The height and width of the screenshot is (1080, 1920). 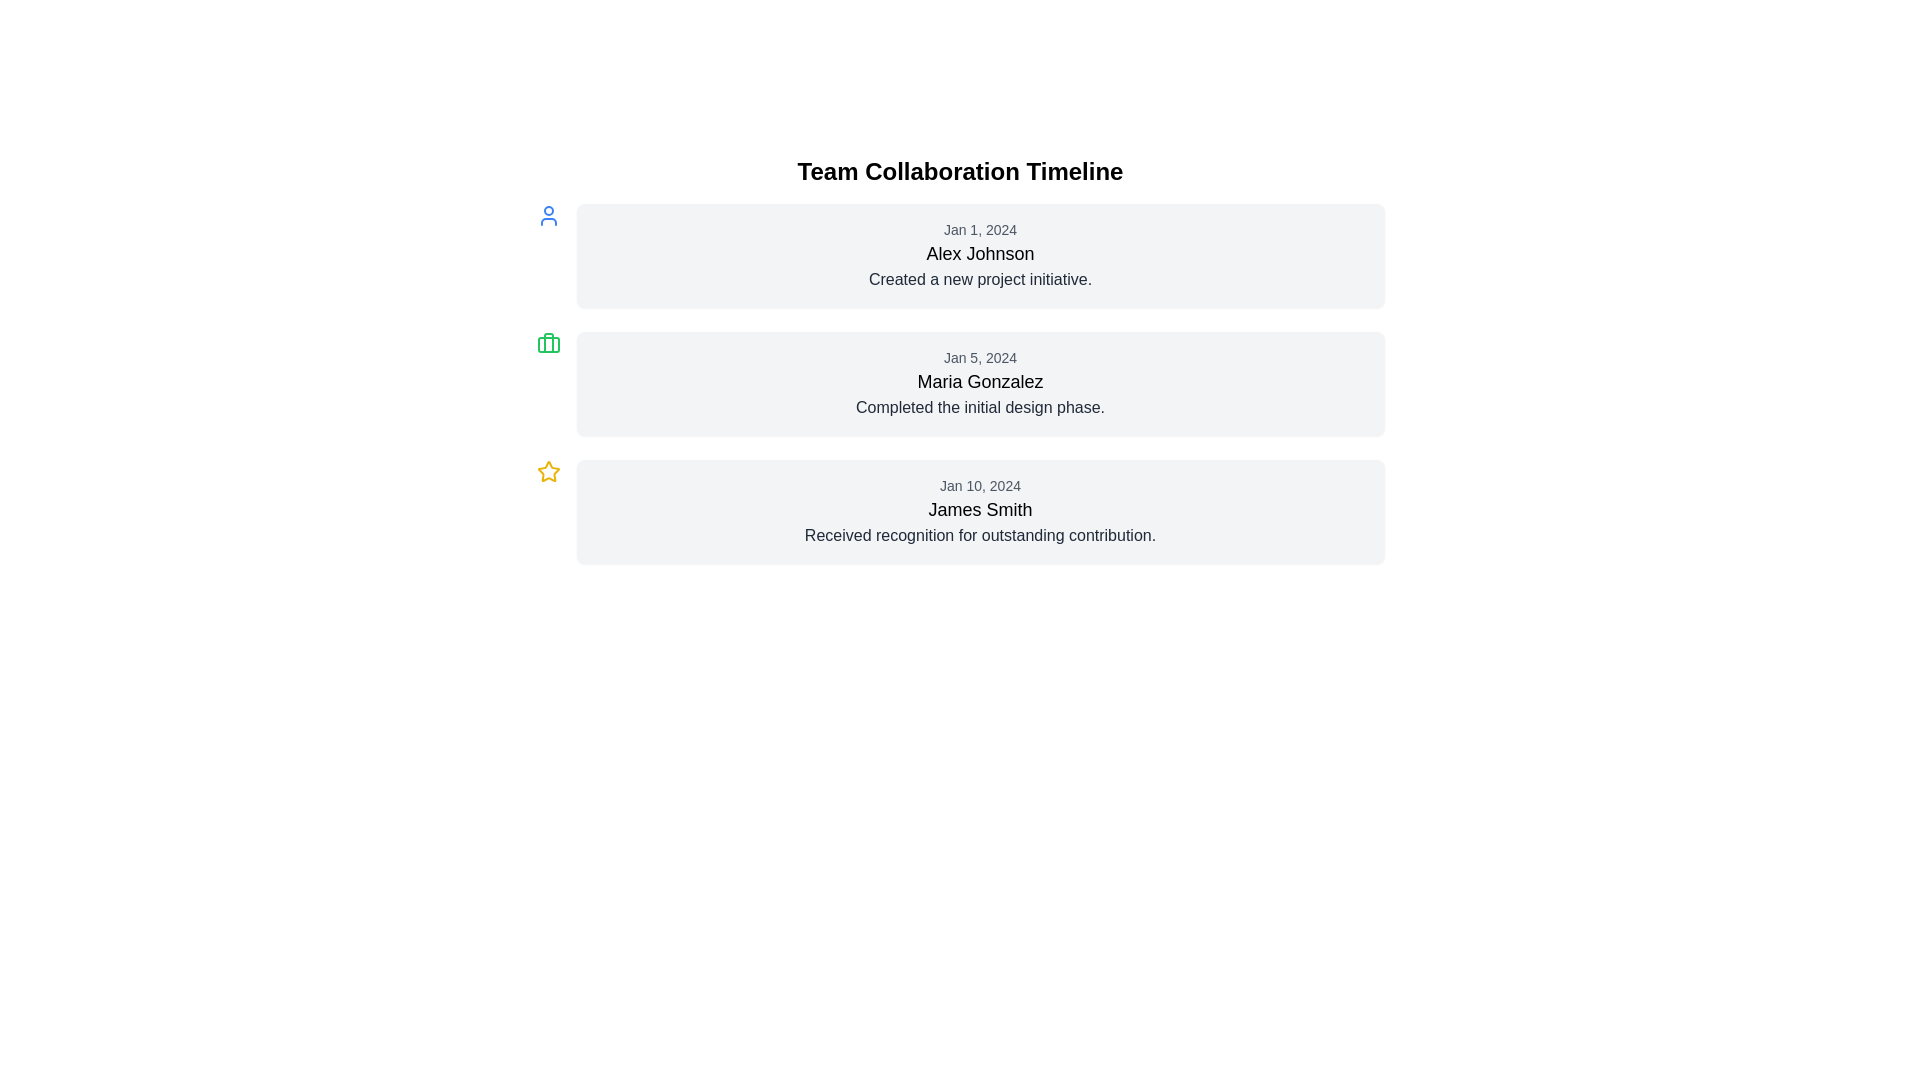 I want to click on the second timeline entry to edit the event information, which includes the date, individual, and description, so click(x=960, y=384).